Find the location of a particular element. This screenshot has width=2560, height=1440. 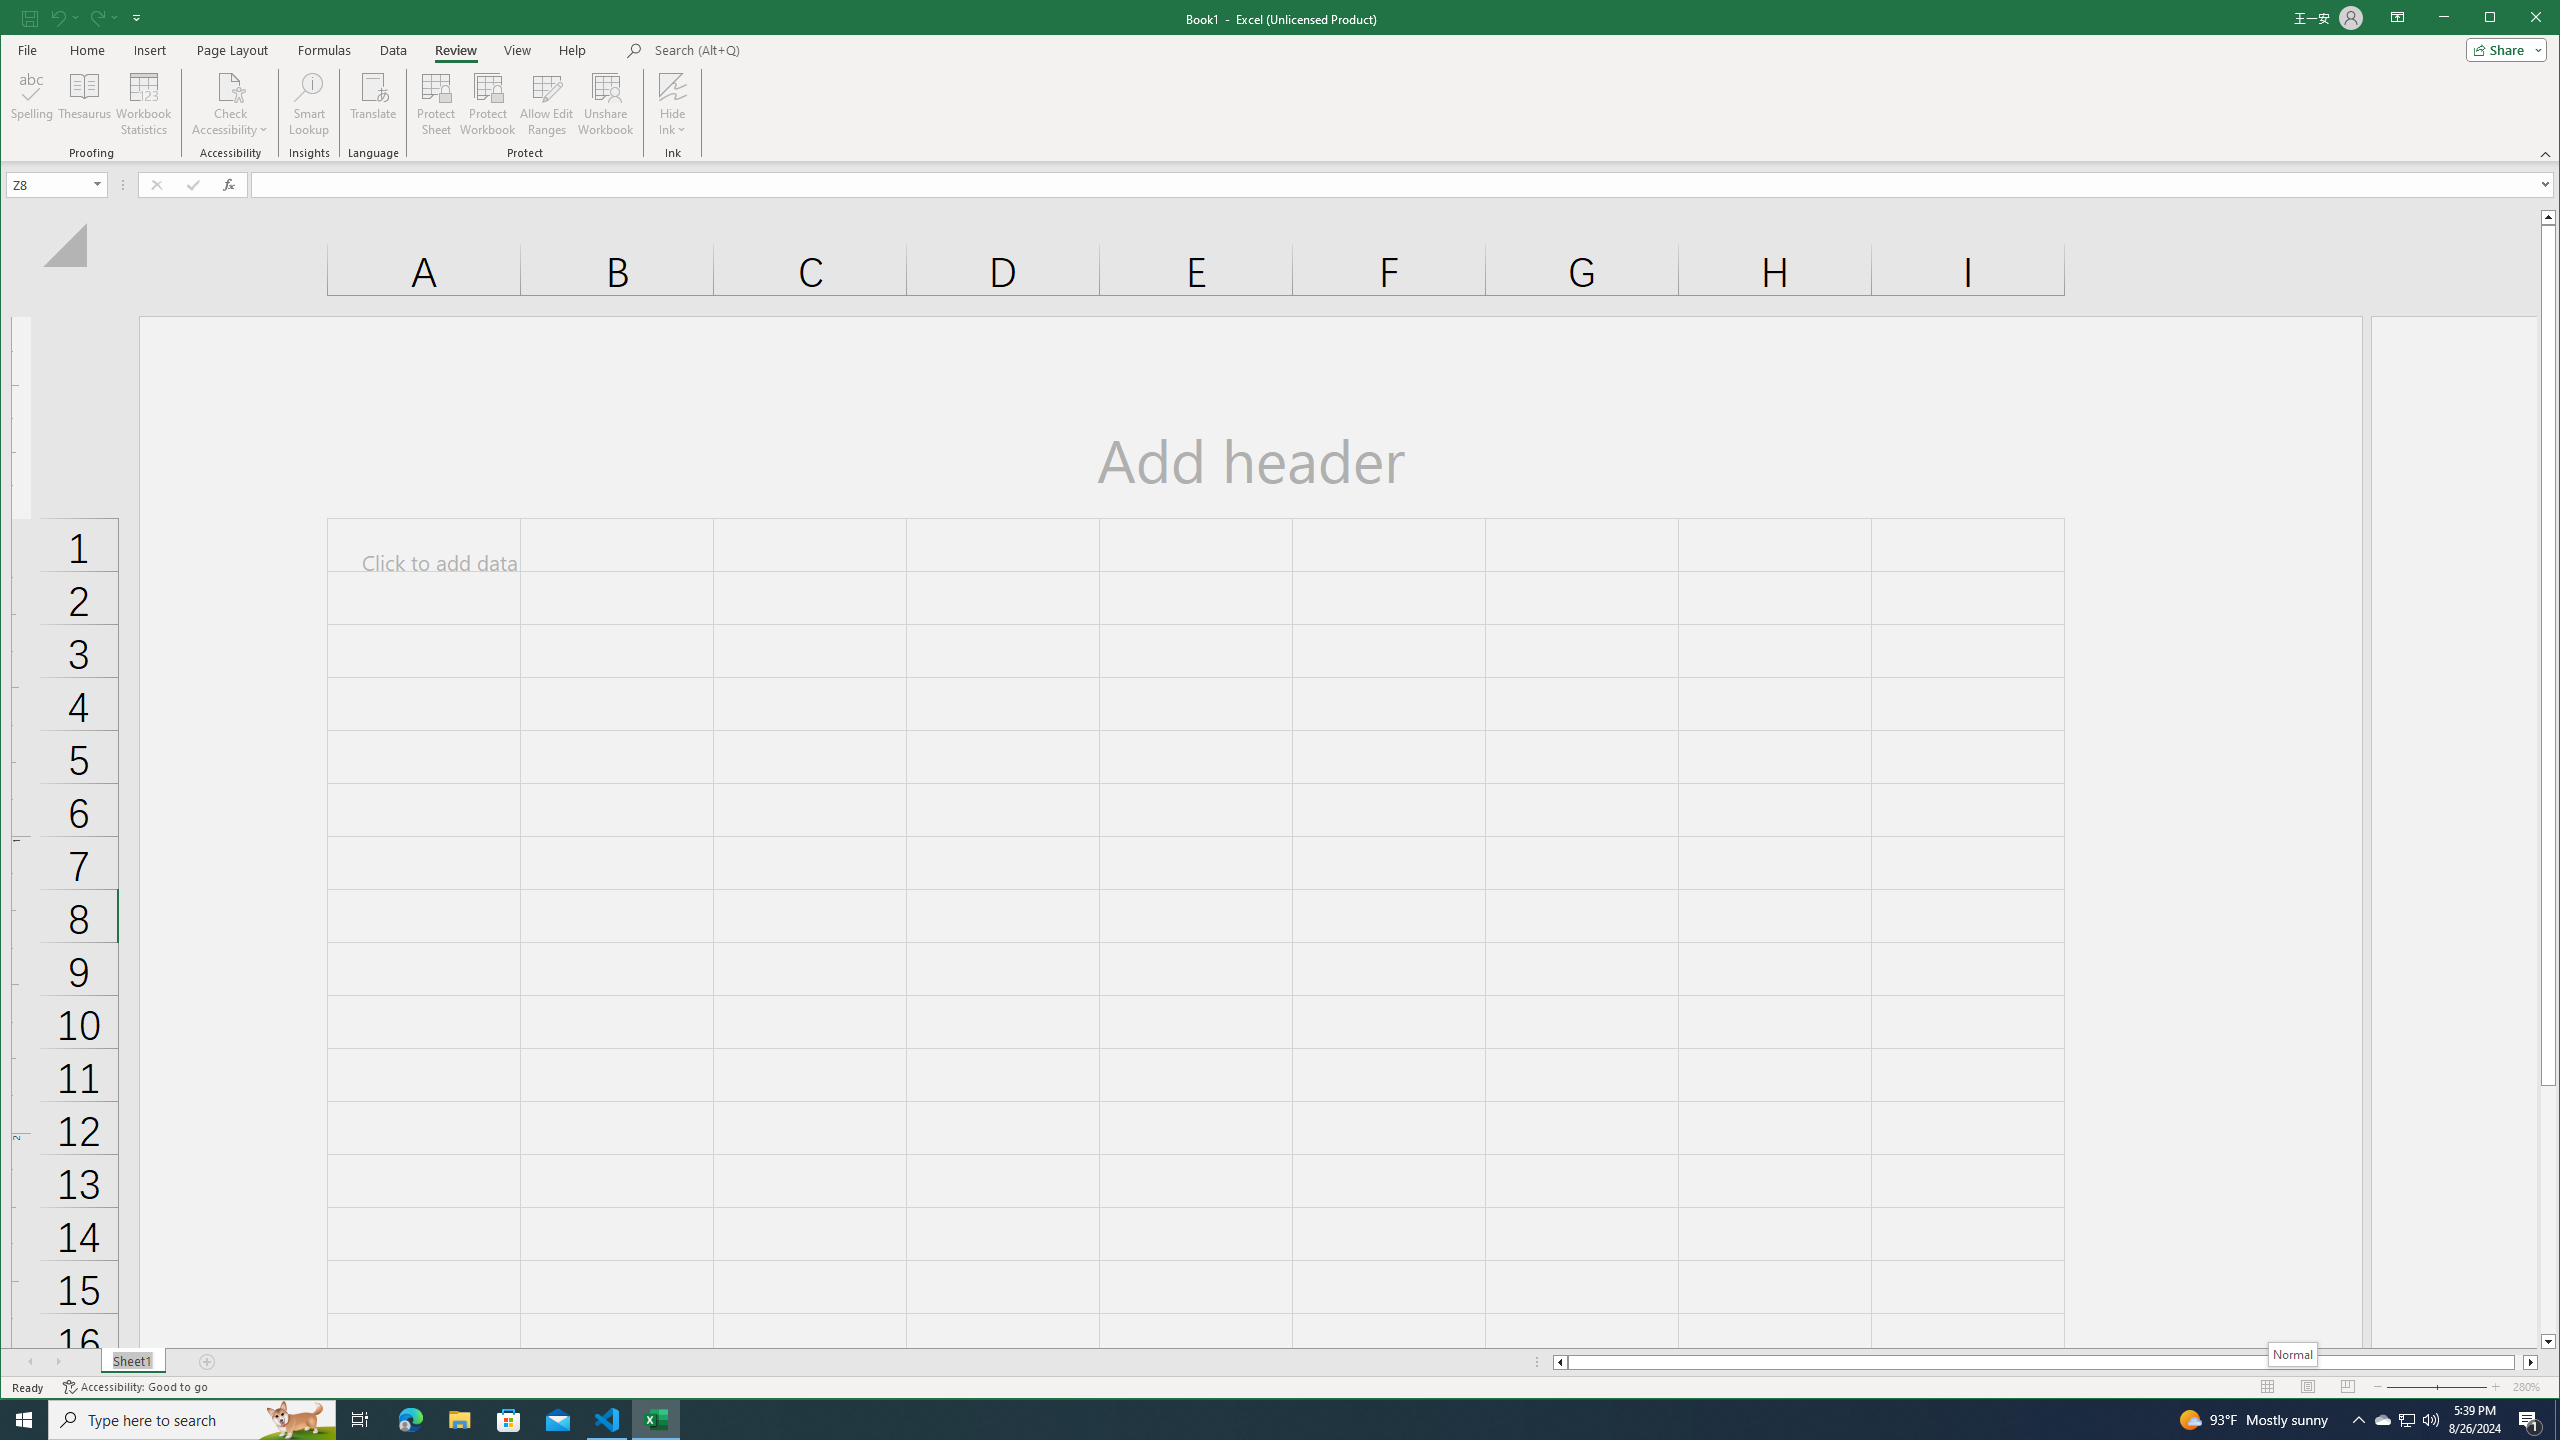

'Normal' is located at coordinates (2267, 1386).